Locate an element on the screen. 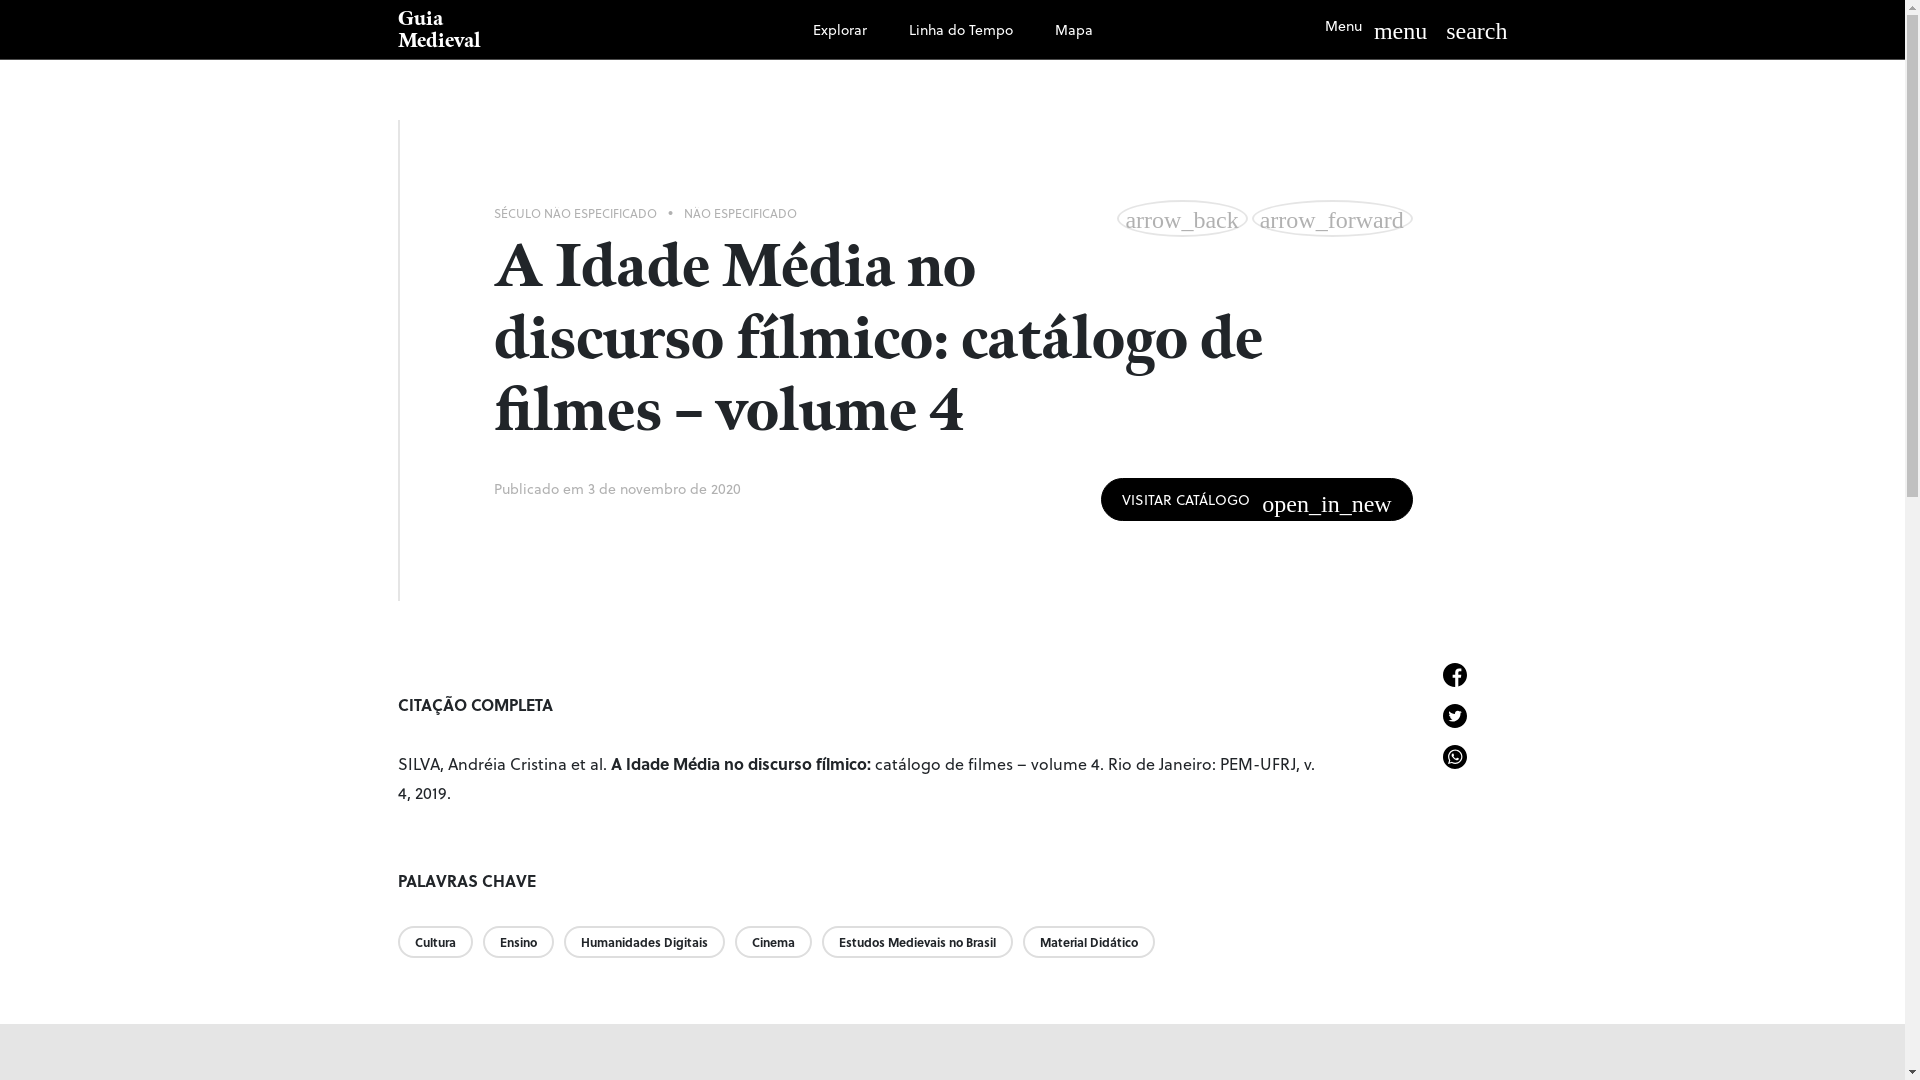 This screenshot has width=1920, height=1080. 'Cultura' is located at coordinates (439, 940).